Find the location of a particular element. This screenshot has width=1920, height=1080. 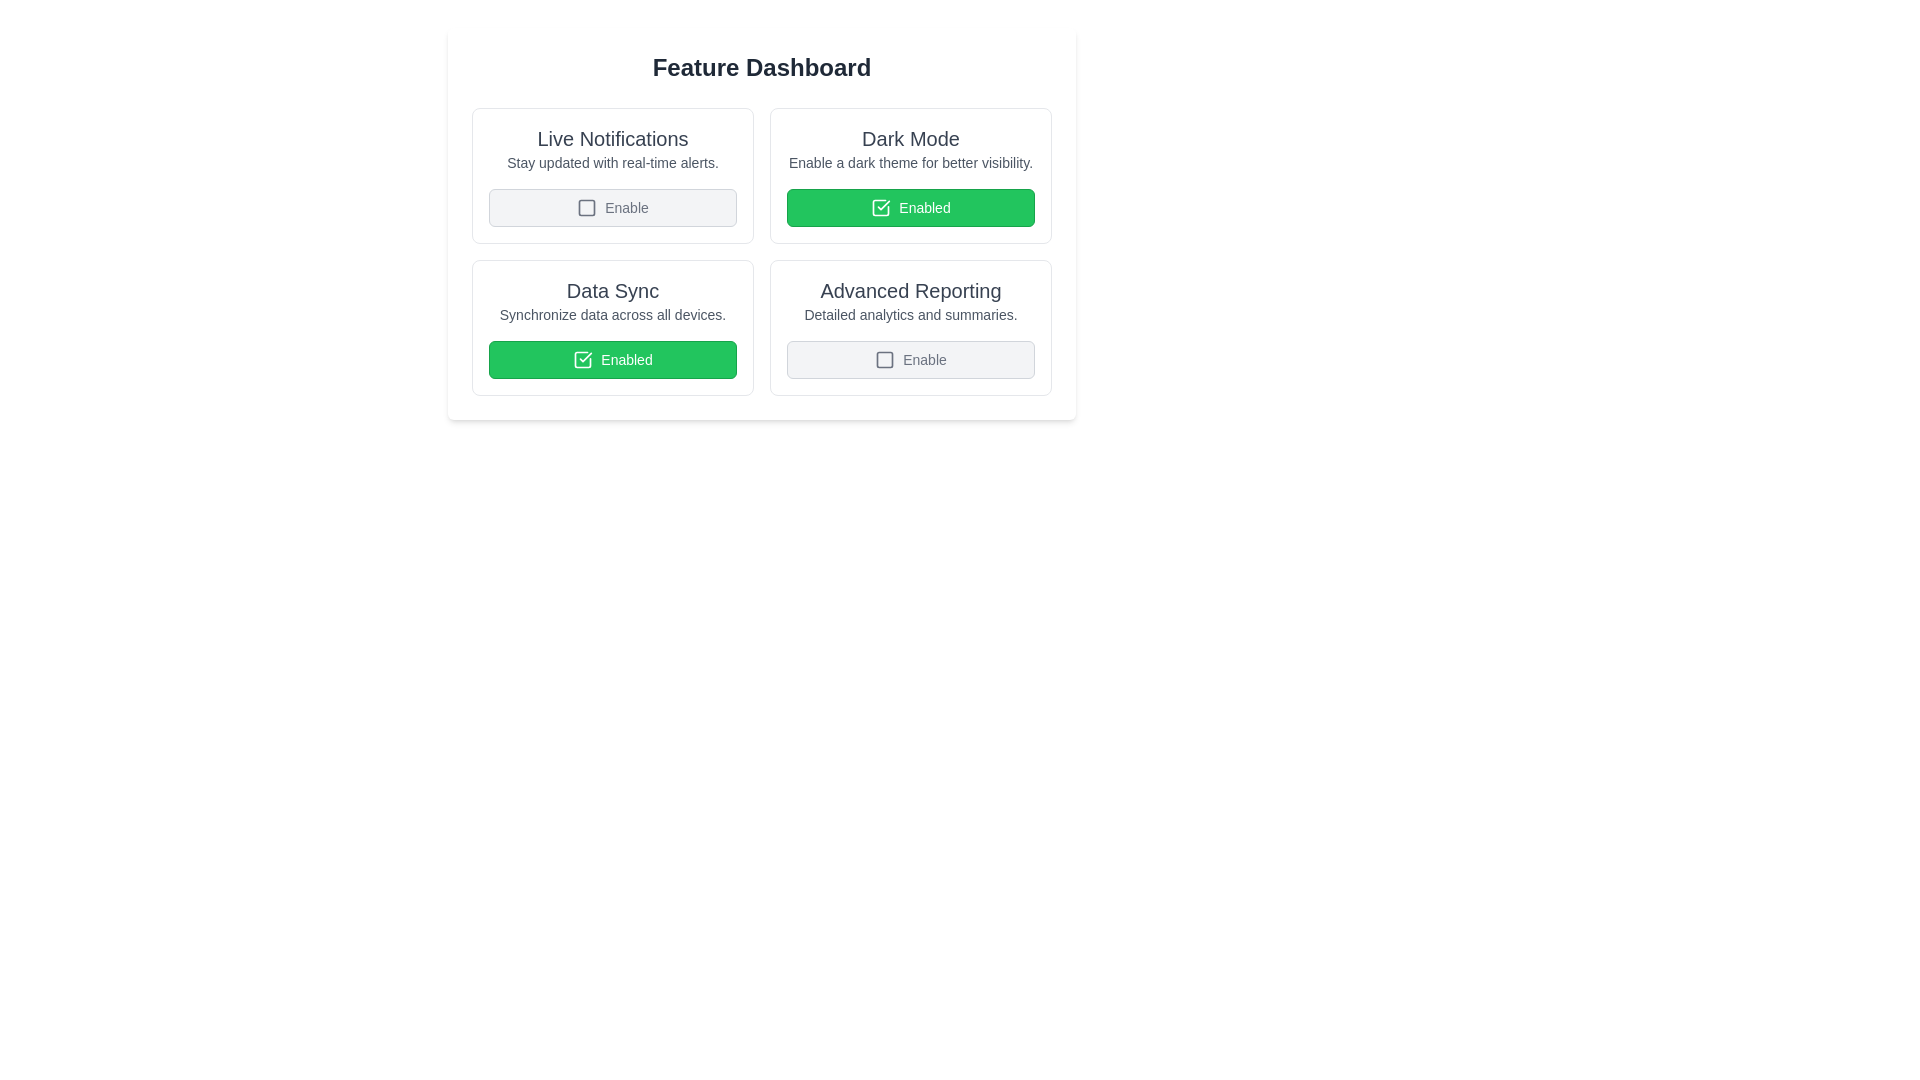

the descriptive text label located beneath the 'Data Sync' title and above the 'Enabled' checkbox is located at coordinates (612, 315).